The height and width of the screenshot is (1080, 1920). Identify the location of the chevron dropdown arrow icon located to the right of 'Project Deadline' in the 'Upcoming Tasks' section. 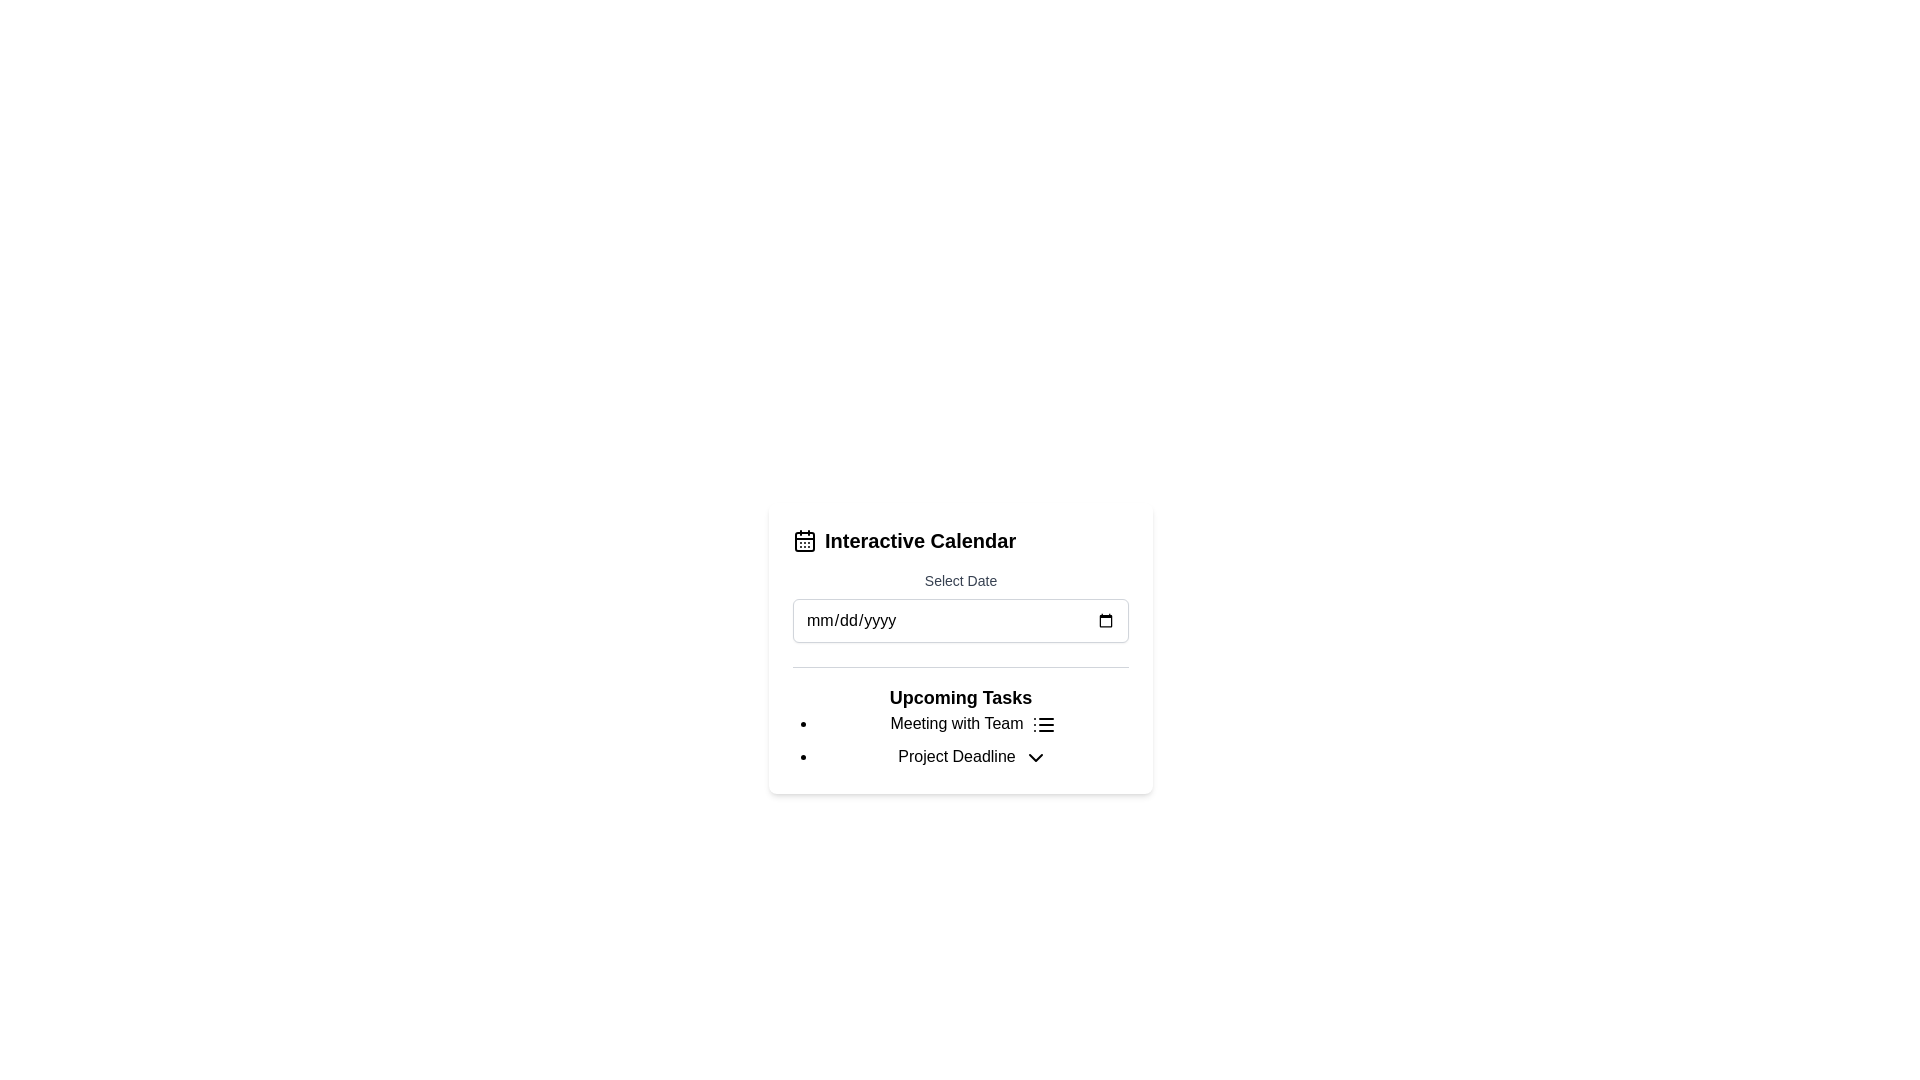
(1035, 757).